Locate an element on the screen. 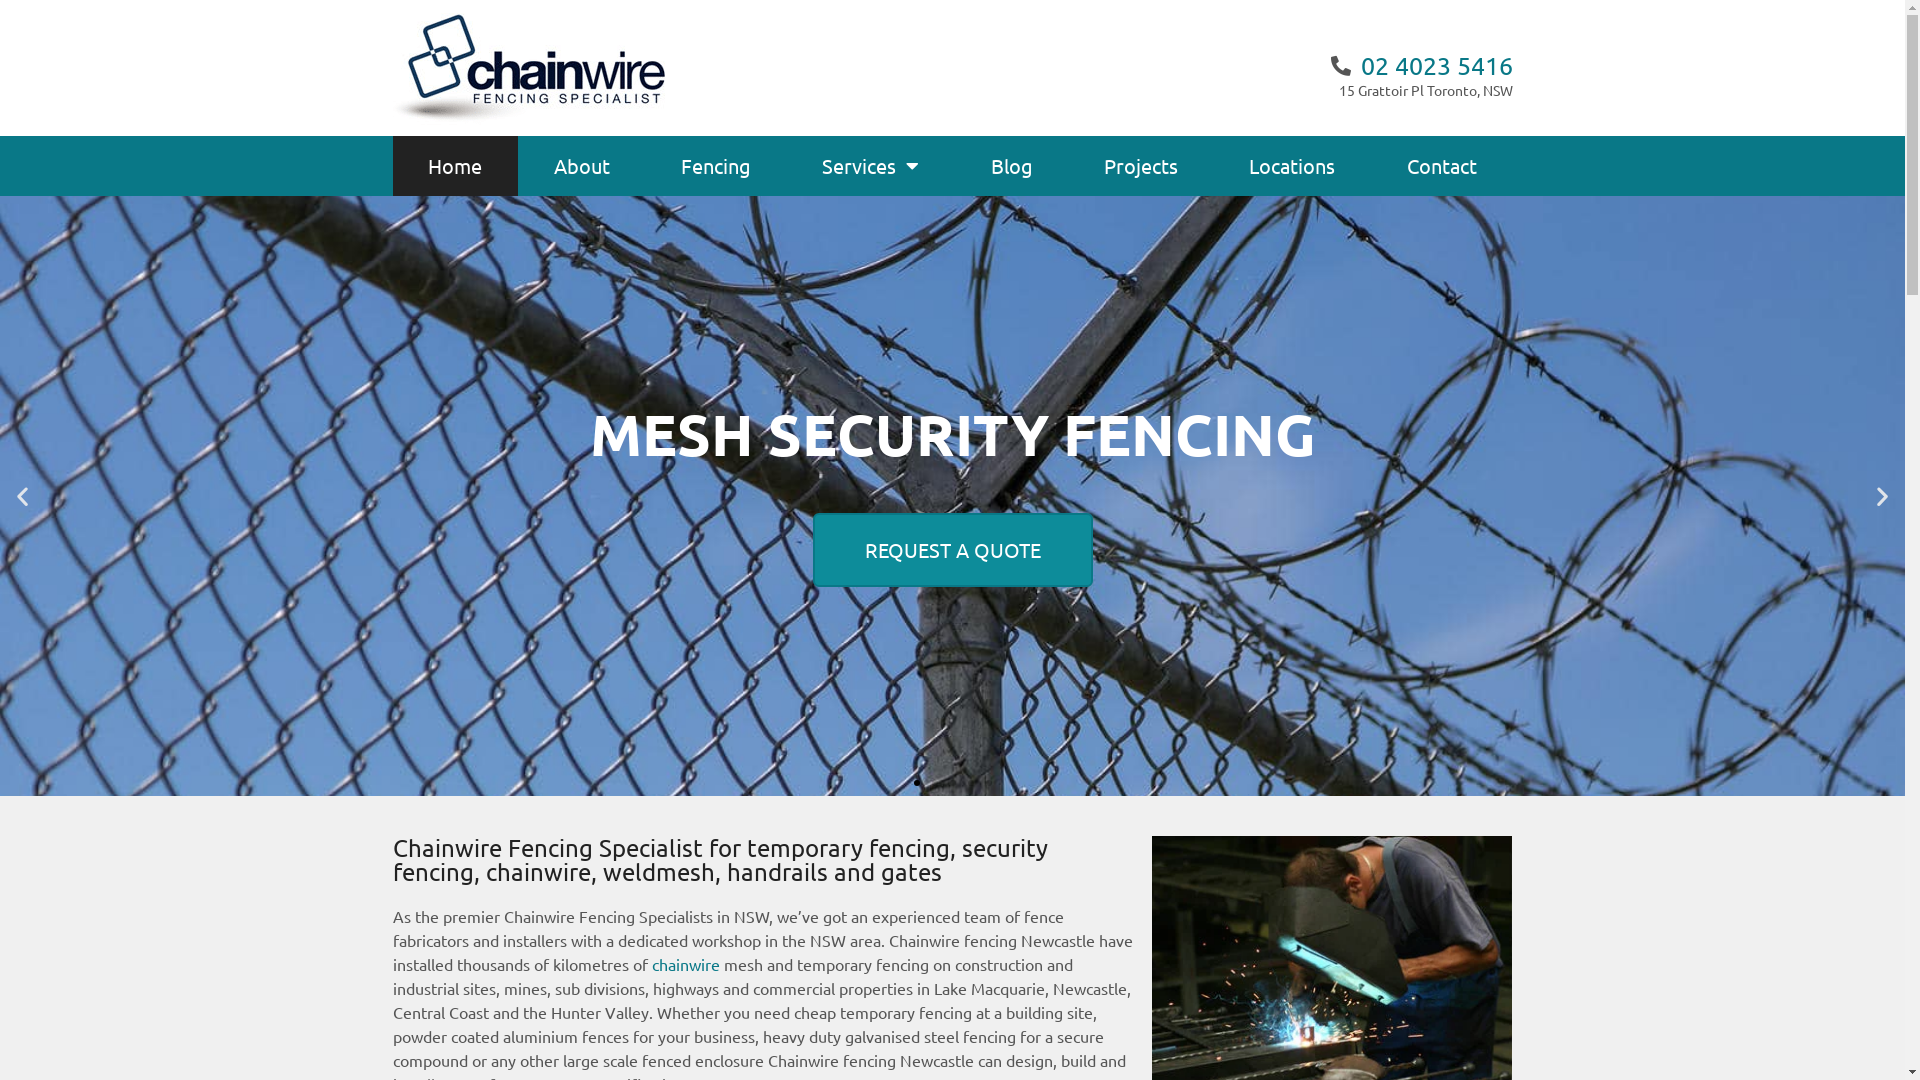  'Projects' is located at coordinates (1140, 164).